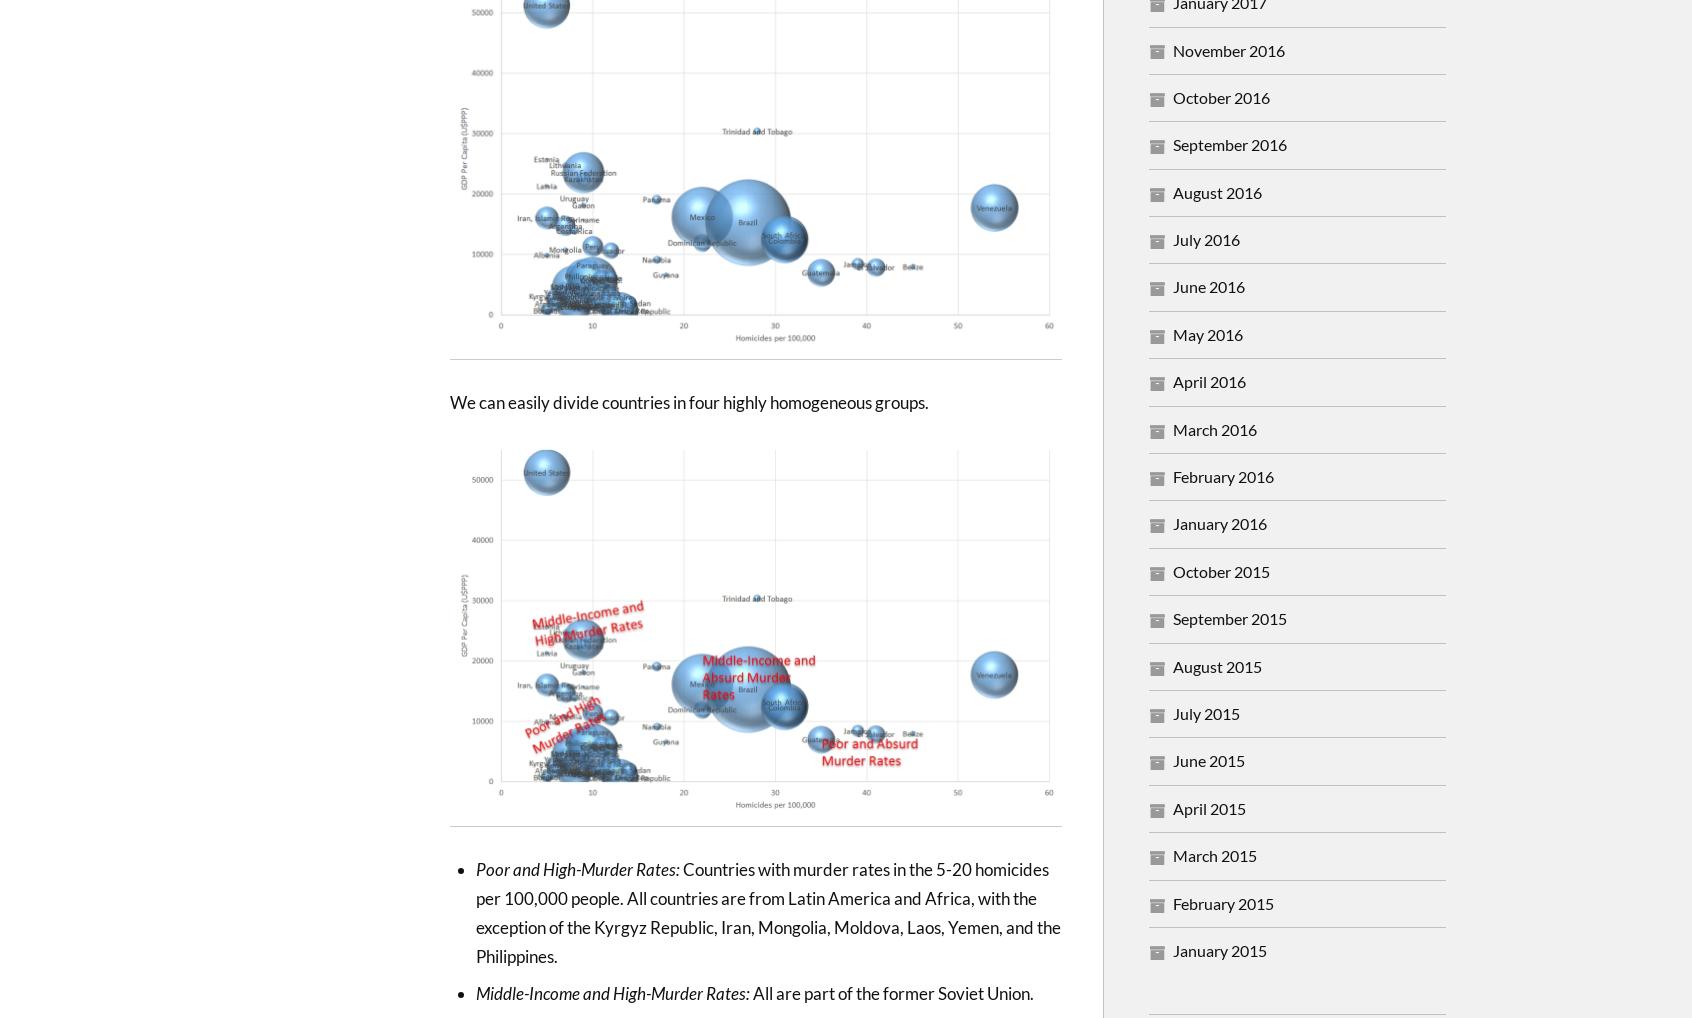  Describe the element at coordinates (1209, 381) in the screenshot. I see `'April 2016'` at that location.